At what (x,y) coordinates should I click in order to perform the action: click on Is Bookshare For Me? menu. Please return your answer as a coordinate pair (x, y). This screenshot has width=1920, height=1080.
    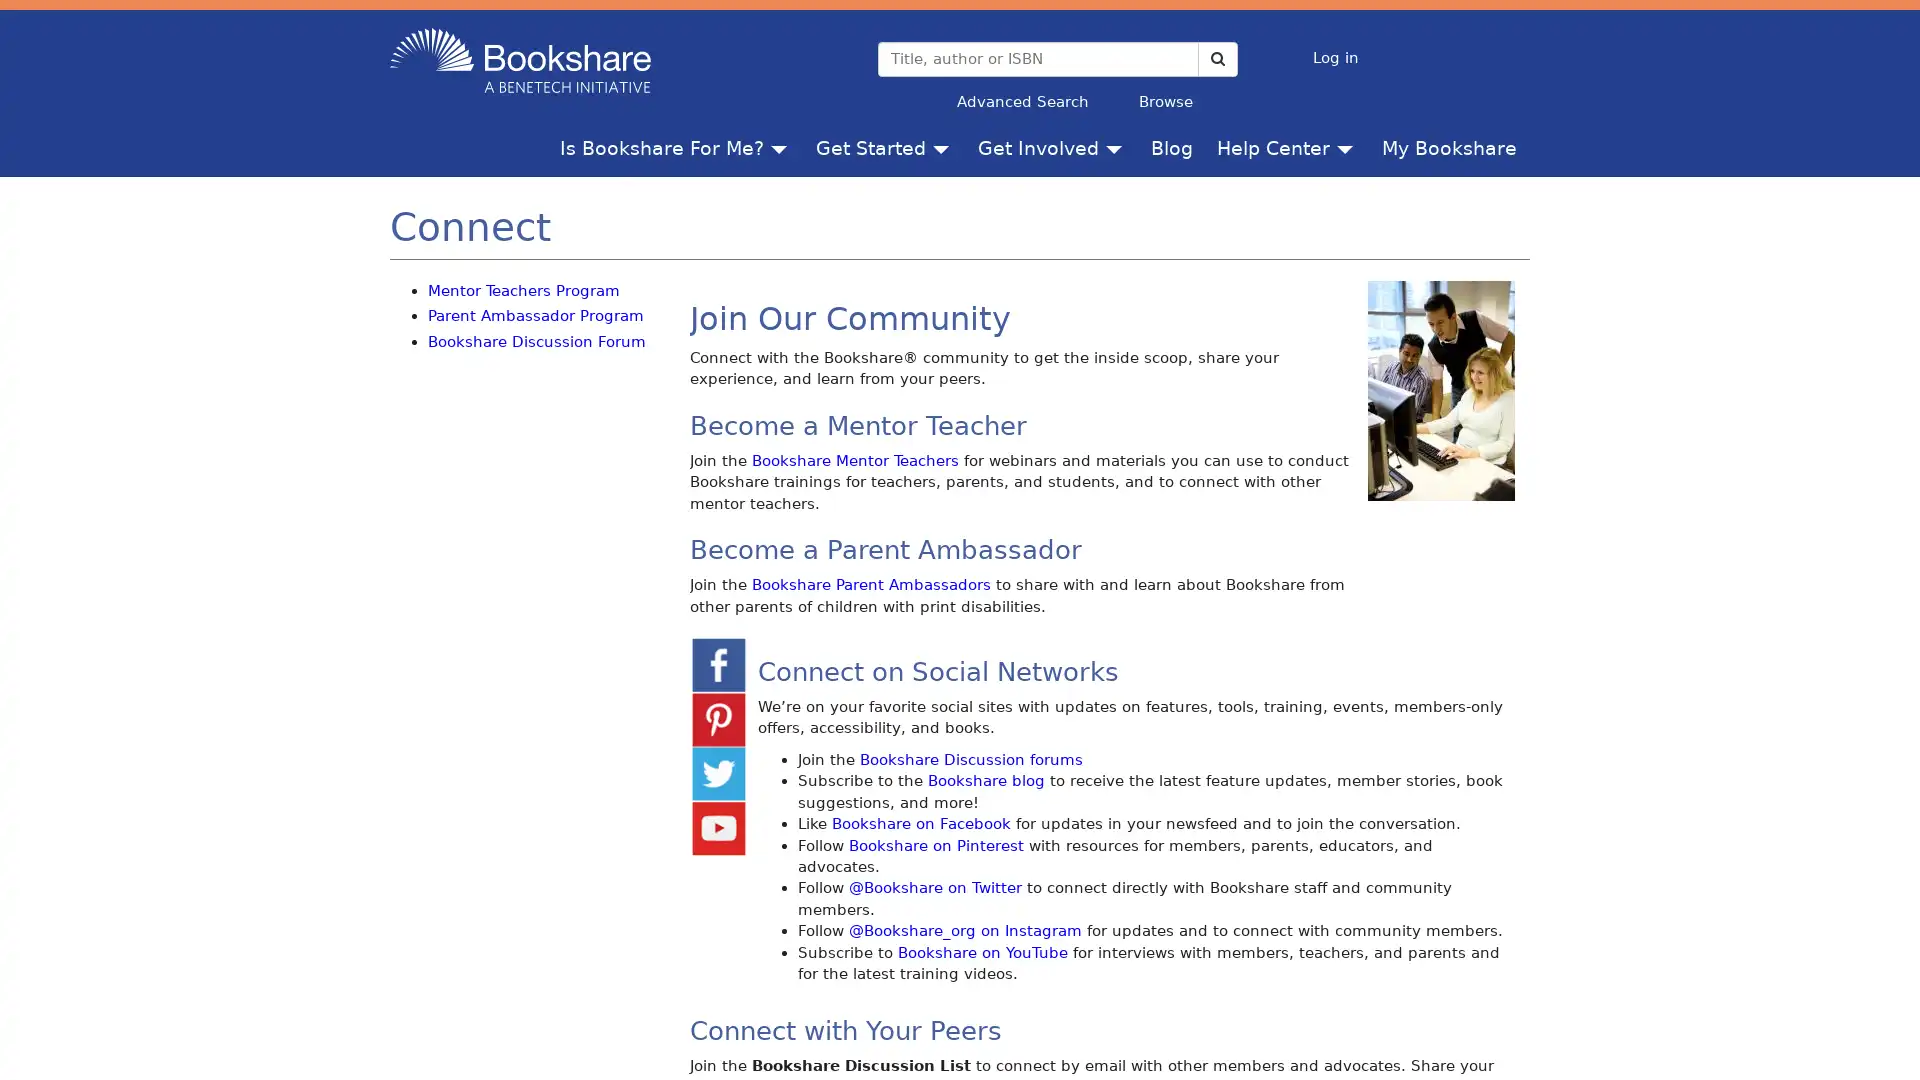
    Looking at the image, I should click on (782, 146).